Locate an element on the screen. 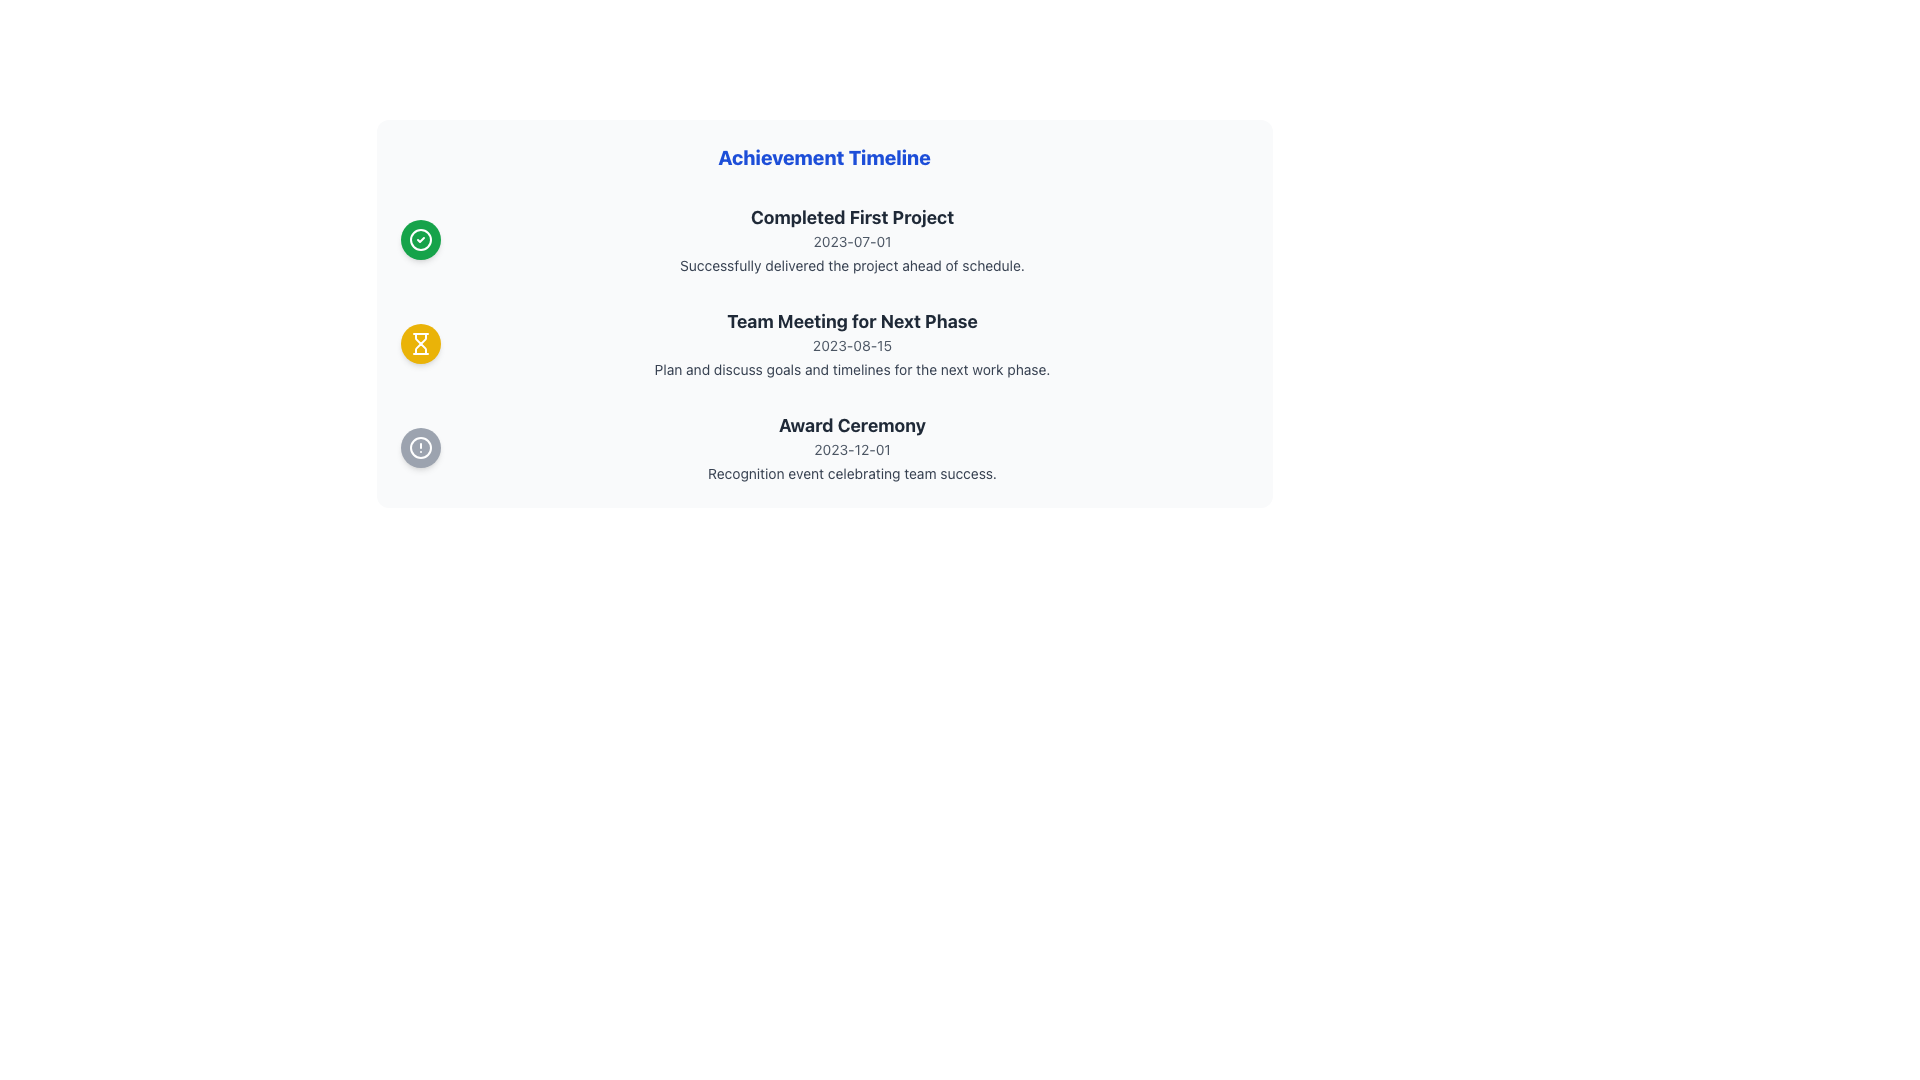 The image size is (1920, 1080). the SVG circle element that indicates success, positioned at the center of the first icon in the horizontal timeline, for accessibility purposes is located at coordinates (419, 238).